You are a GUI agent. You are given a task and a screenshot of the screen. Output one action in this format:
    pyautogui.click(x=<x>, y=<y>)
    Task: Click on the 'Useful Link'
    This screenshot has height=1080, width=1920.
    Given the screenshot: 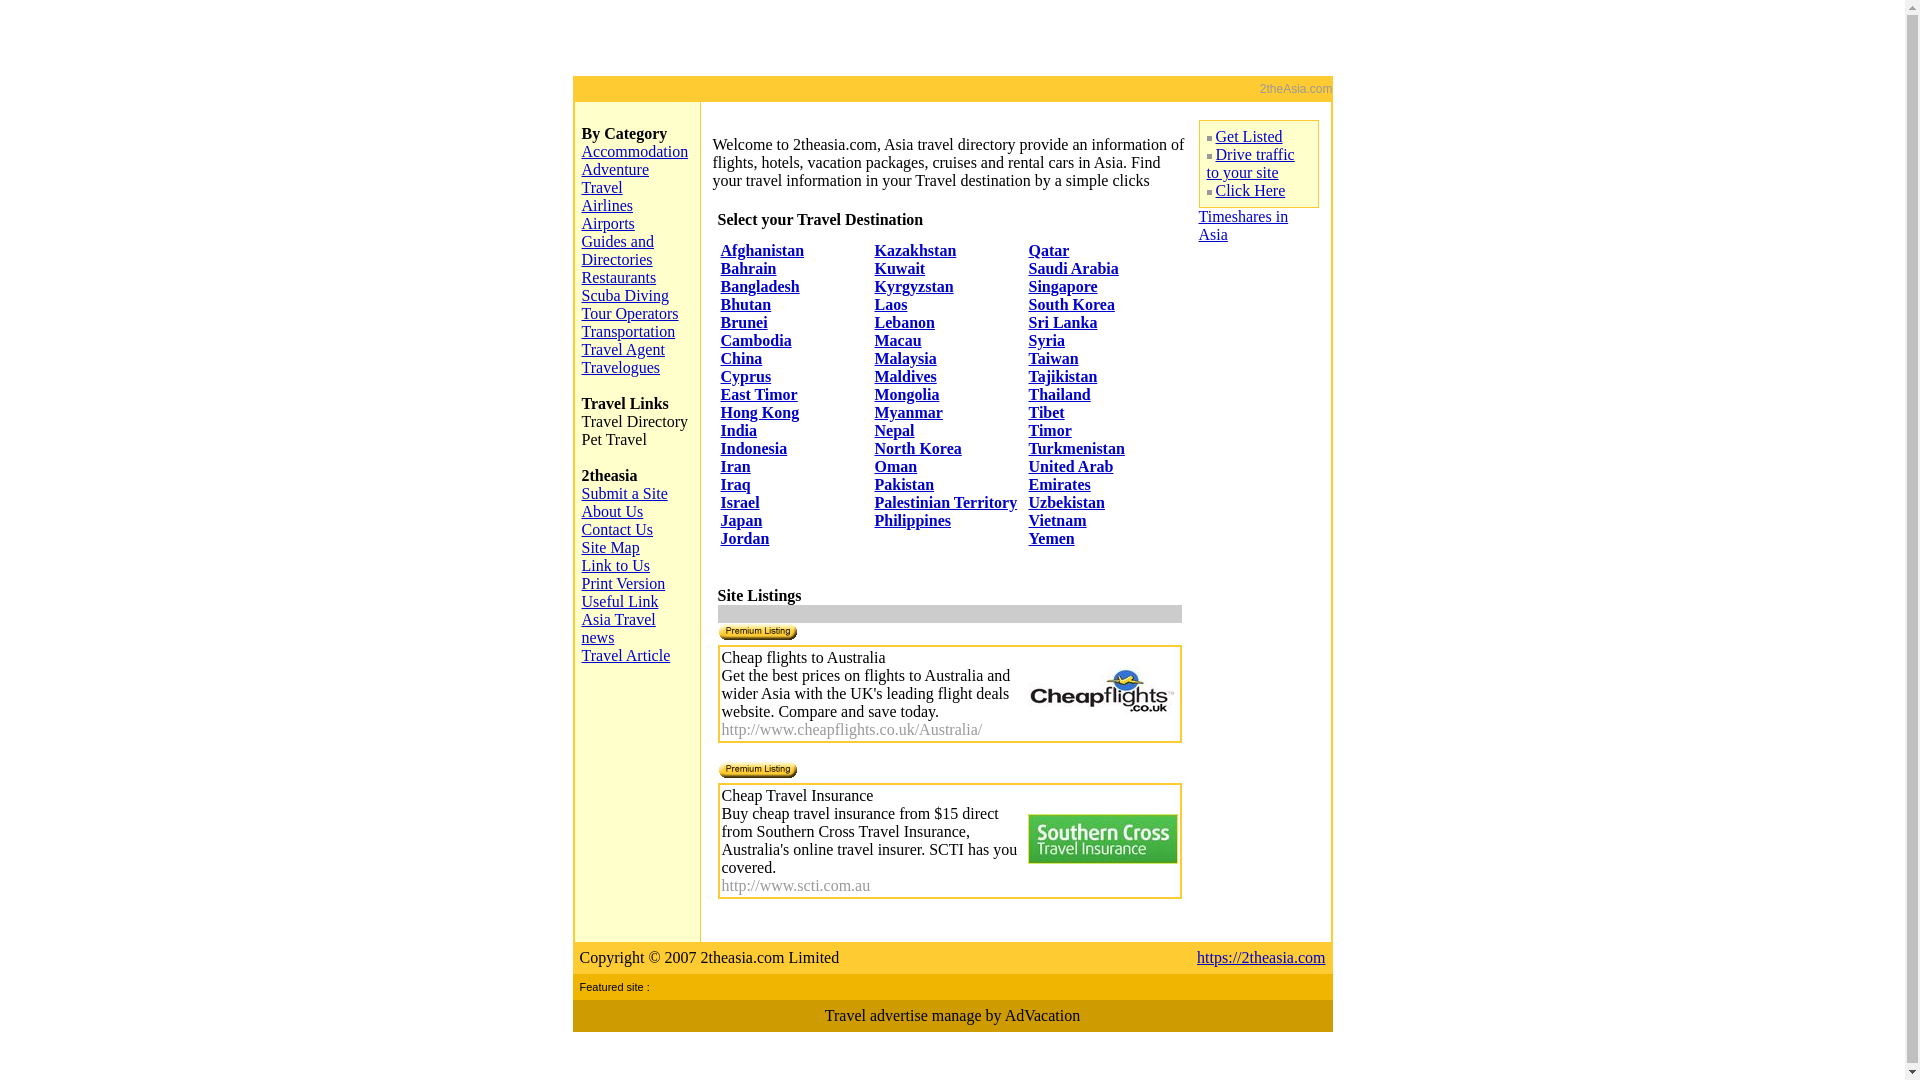 What is the action you would take?
    pyautogui.click(x=619, y=600)
    